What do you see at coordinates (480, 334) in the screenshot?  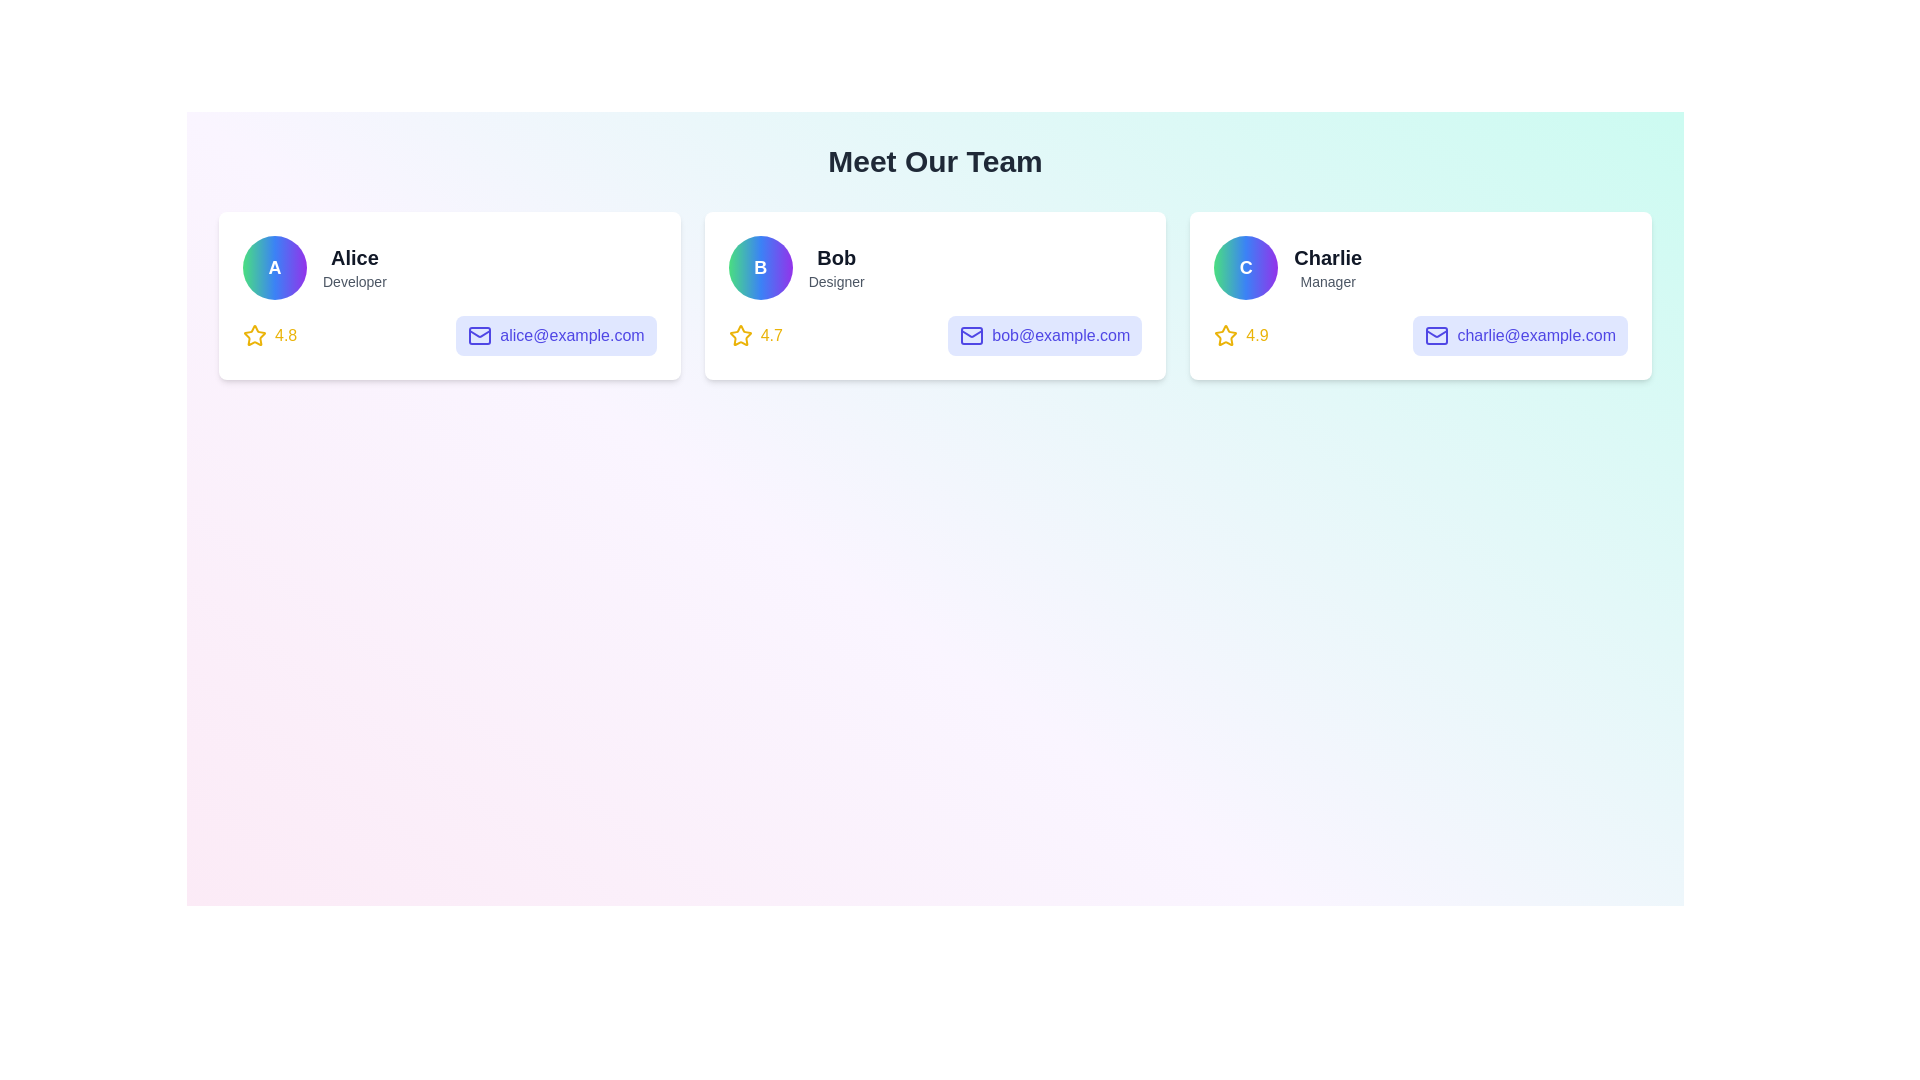 I see `the envelope icon within the 'alice@example.com' button located in the lower-right part of Alice's card in the 'Meet Our Team' section` at bounding box center [480, 334].